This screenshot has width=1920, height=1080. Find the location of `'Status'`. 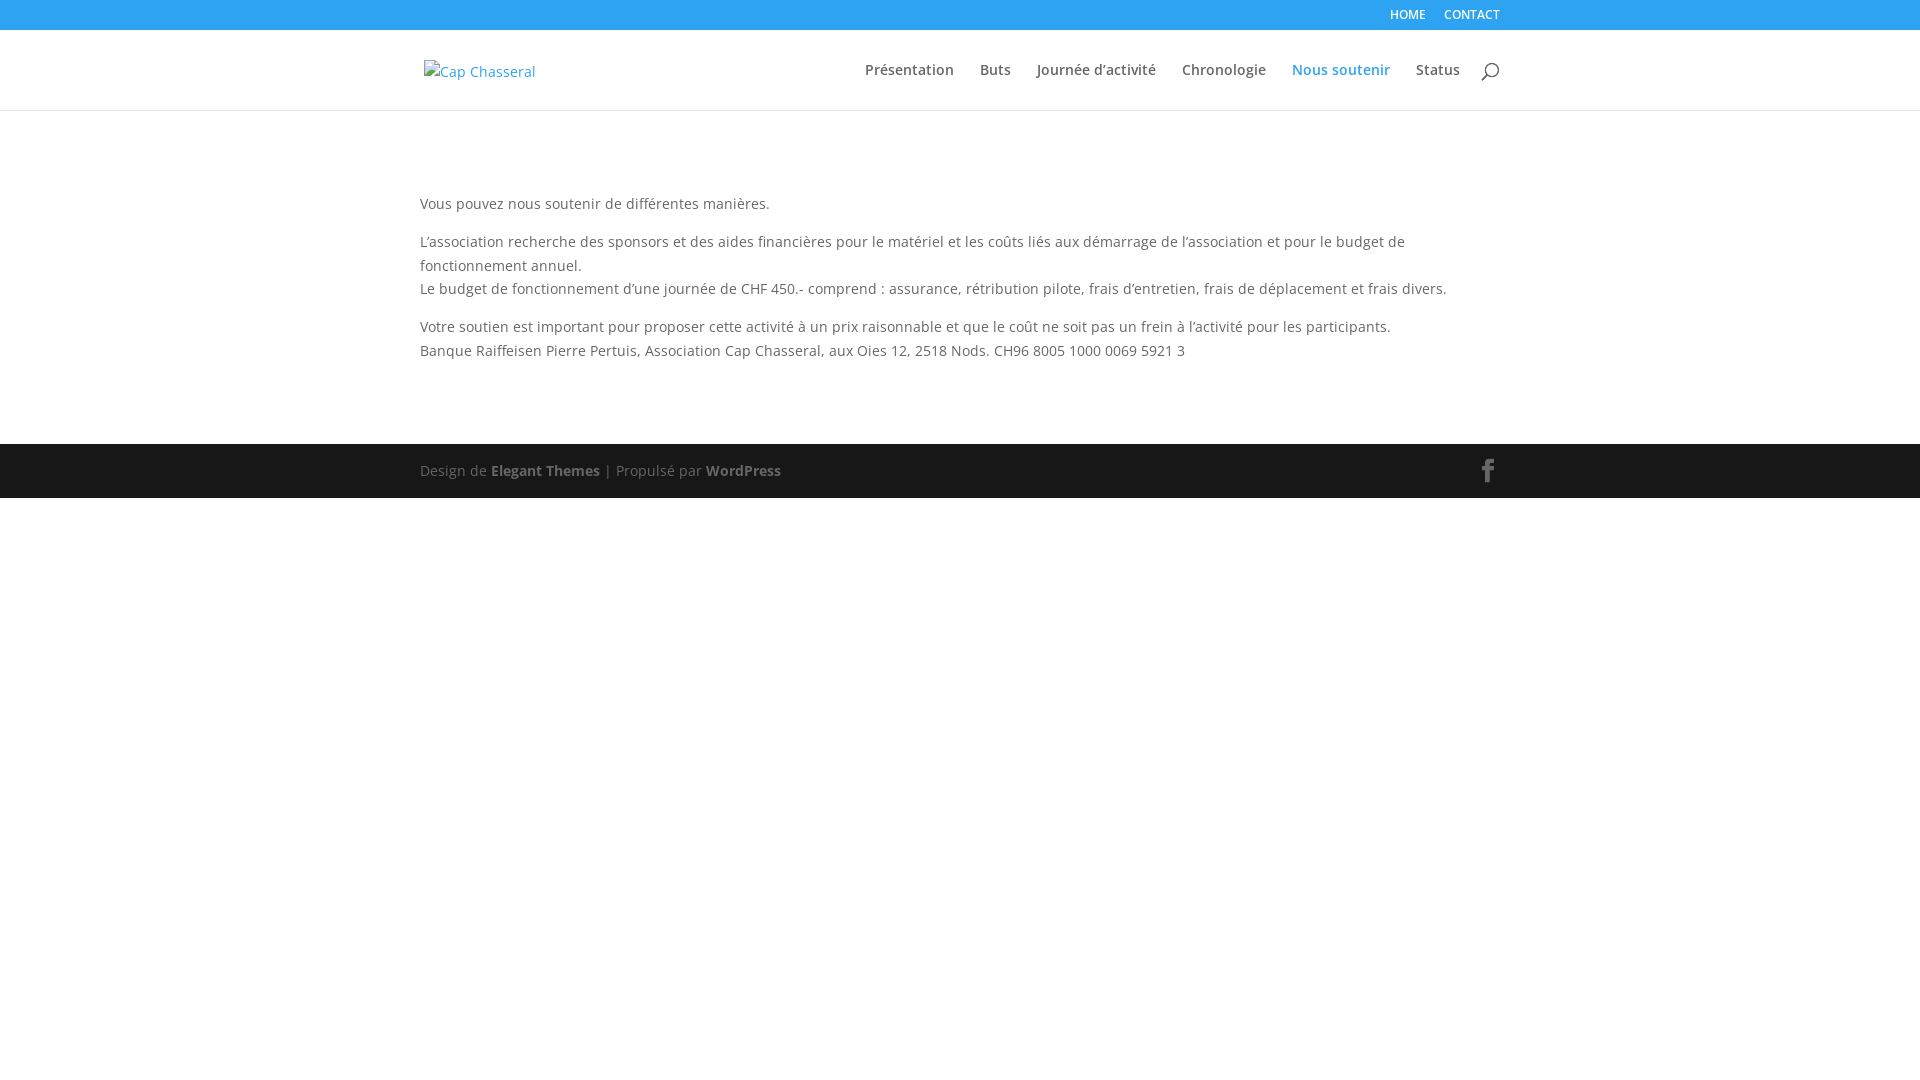

'Status' is located at coordinates (1437, 85).